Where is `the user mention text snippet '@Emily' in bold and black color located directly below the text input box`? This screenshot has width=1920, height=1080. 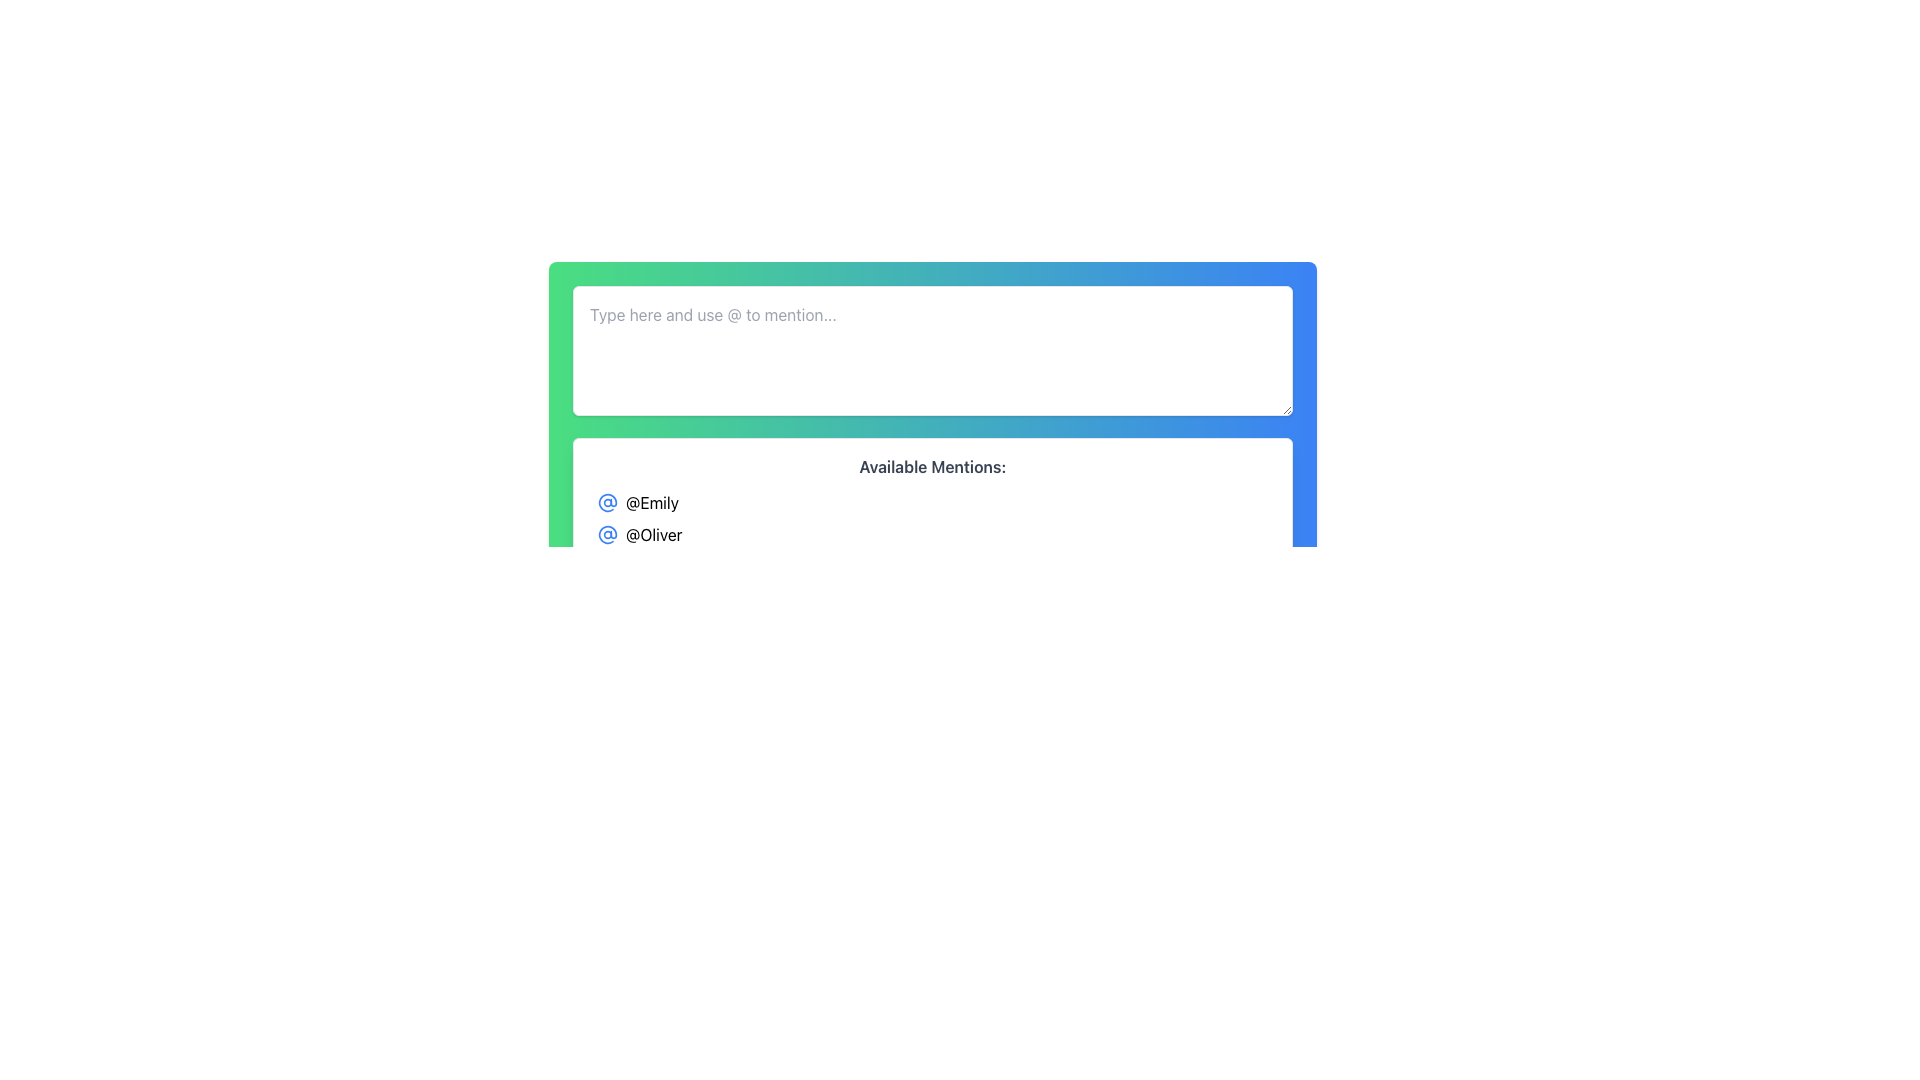 the user mention text snippet '@Emily' in bold and black color located directly below the text input box is located at coordinates (652, 501).